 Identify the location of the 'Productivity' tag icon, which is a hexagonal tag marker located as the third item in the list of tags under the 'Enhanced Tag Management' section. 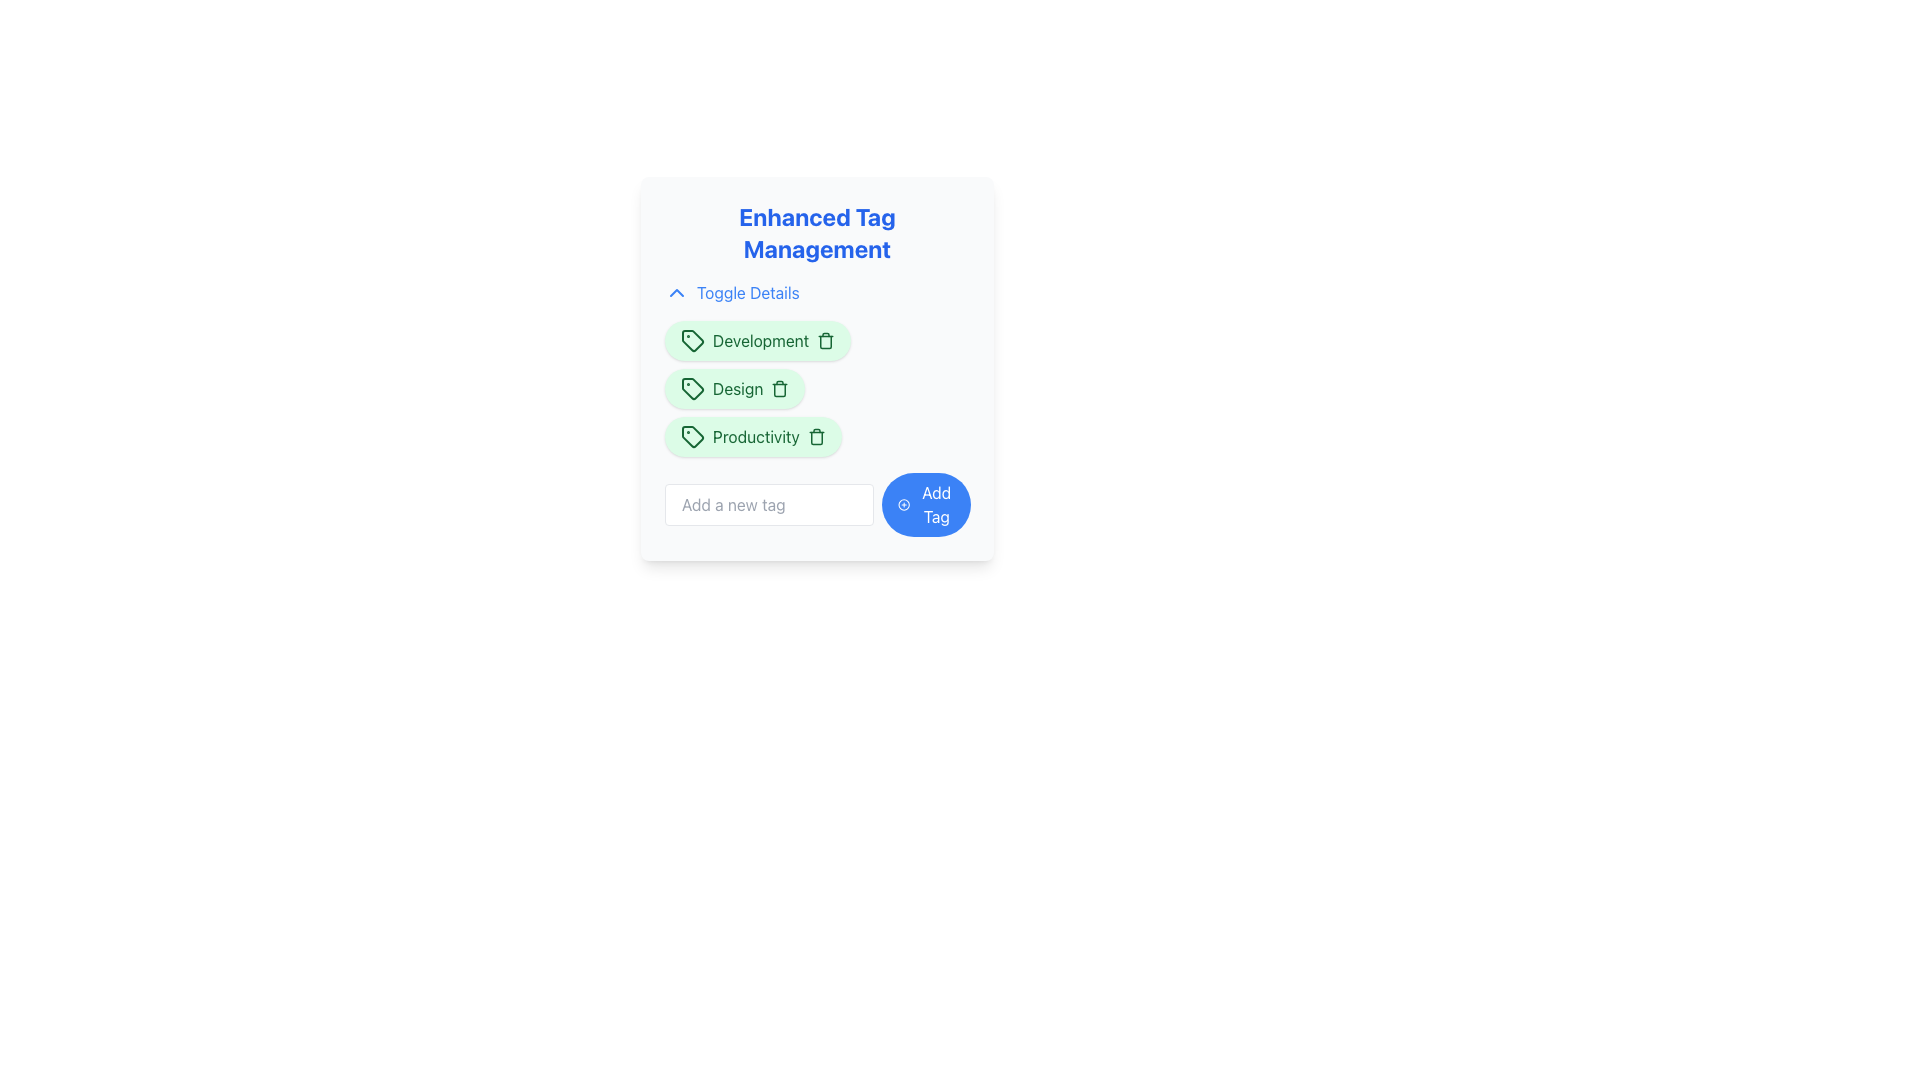
(692, 435).